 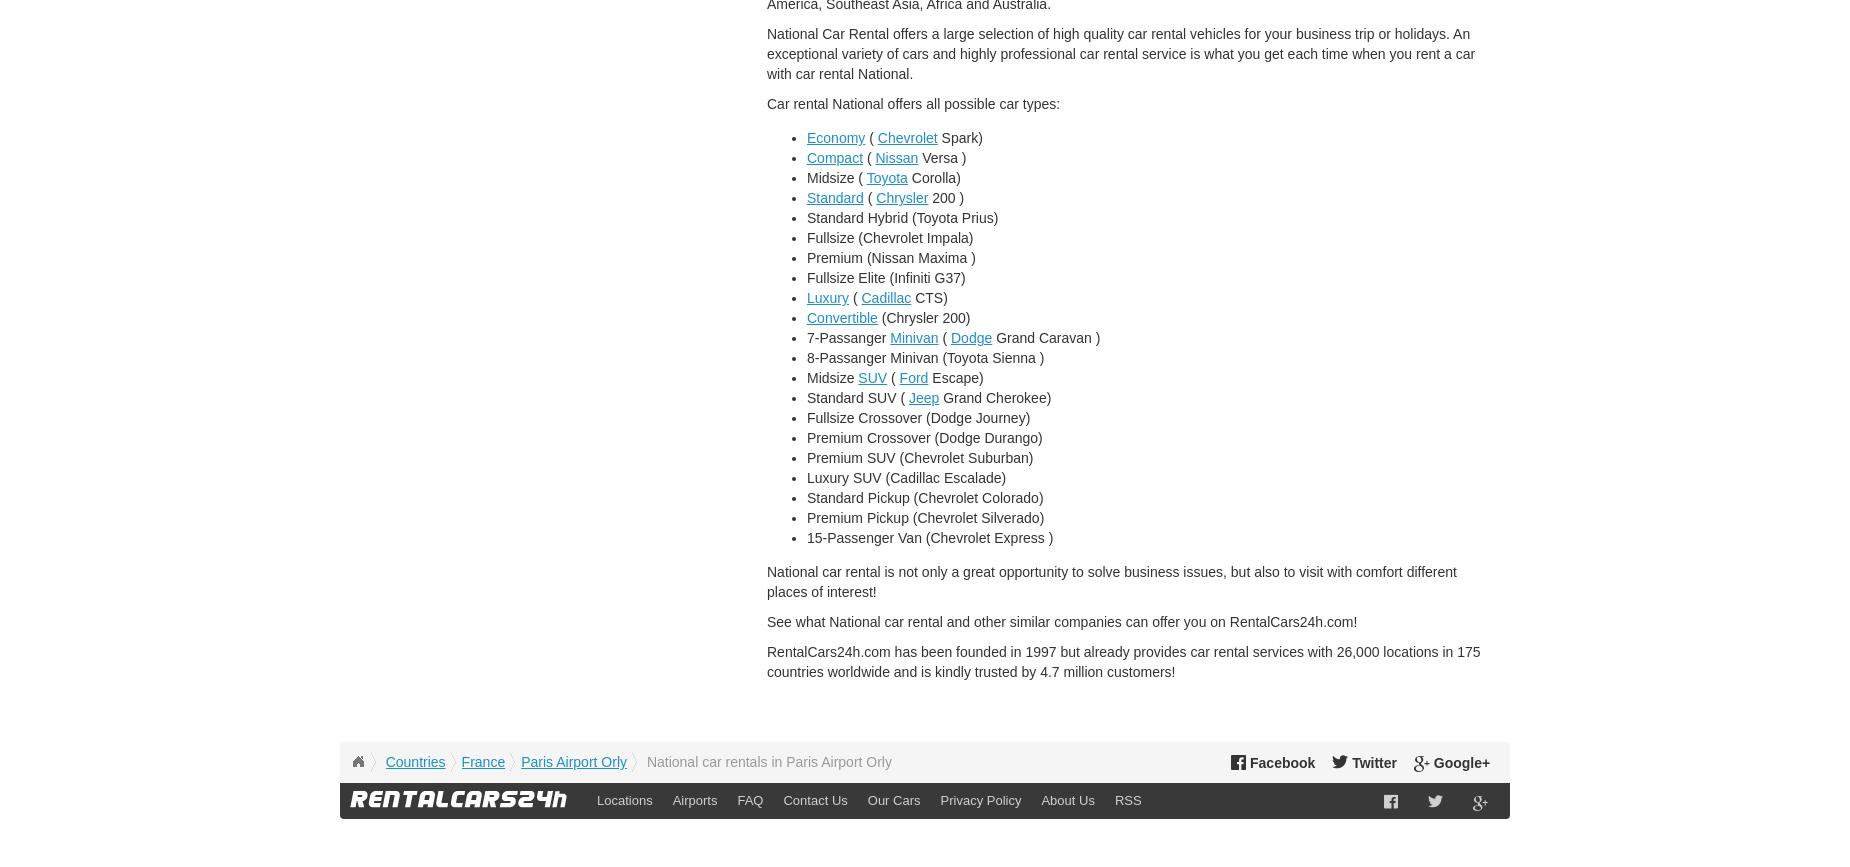 What do you see at coordinates (885, 277) in the screenshot?
I see `'Fullsize Elite (Infiniti G37)'` at bounding box center [885, 277].